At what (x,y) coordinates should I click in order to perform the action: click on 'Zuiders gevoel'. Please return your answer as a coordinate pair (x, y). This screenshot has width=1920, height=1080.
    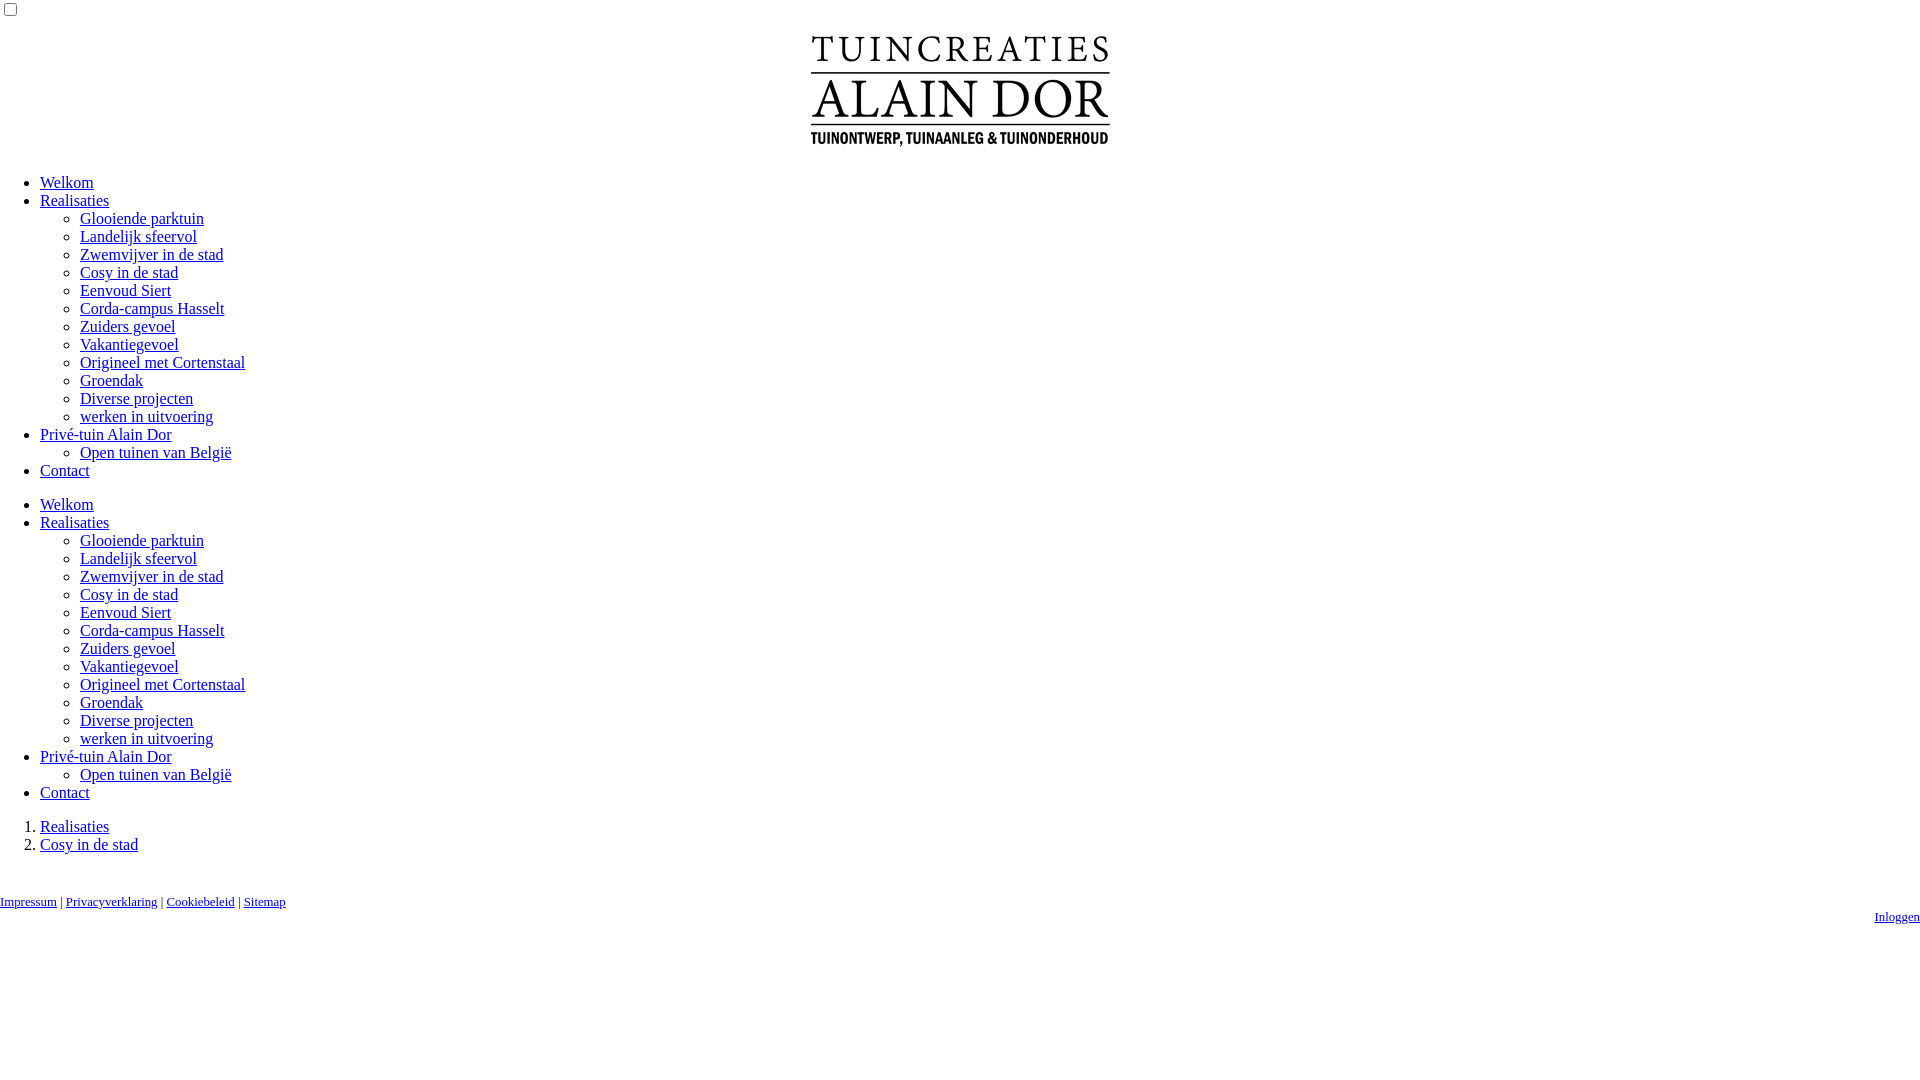
    Looking at the image, I should click on (127, 648).